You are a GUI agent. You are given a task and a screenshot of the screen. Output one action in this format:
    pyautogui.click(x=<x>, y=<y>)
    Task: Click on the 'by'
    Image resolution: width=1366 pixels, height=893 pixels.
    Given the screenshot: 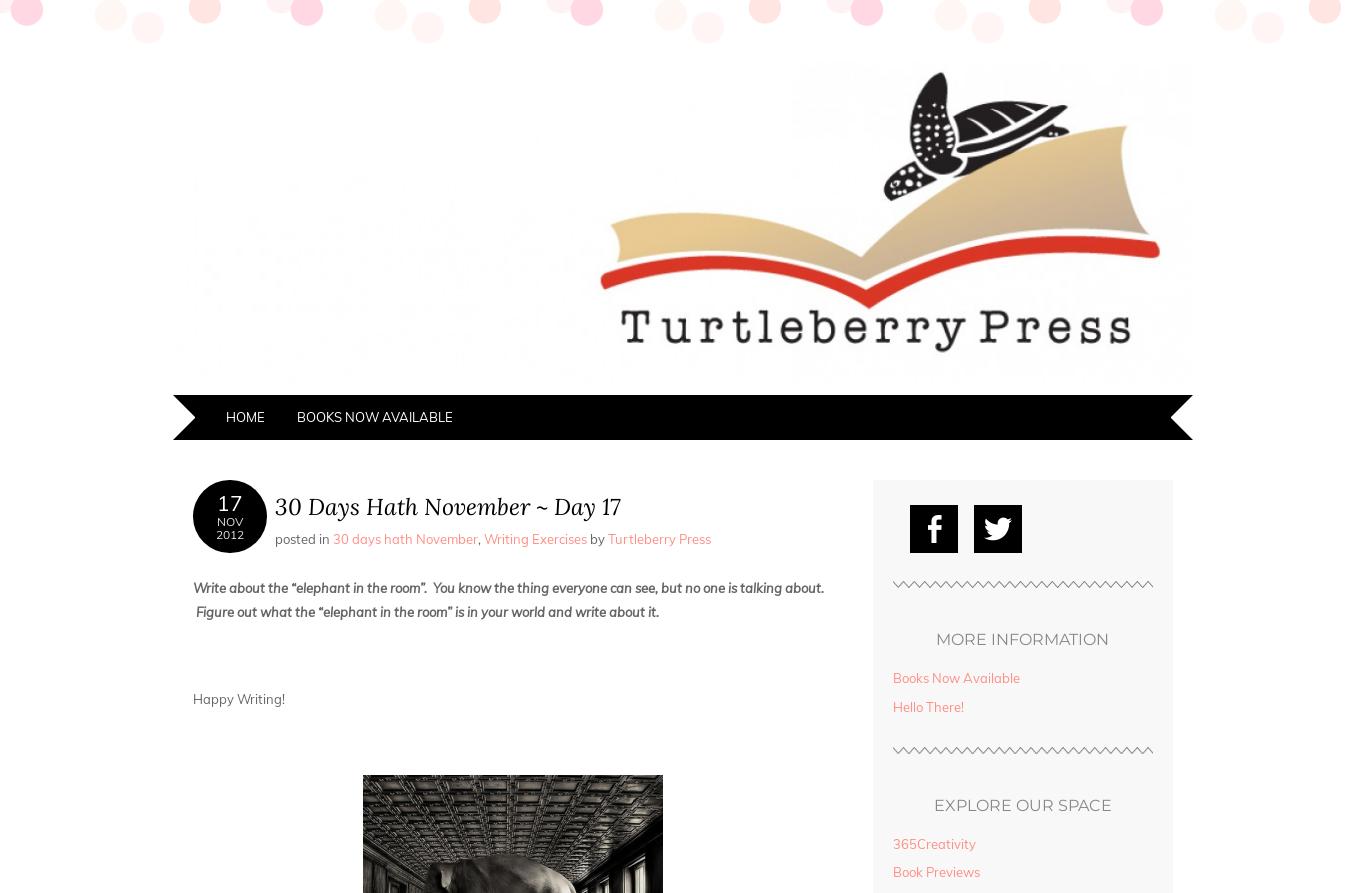 What is the action you would take?
    pyautogui.click(x=588, y=537)
    